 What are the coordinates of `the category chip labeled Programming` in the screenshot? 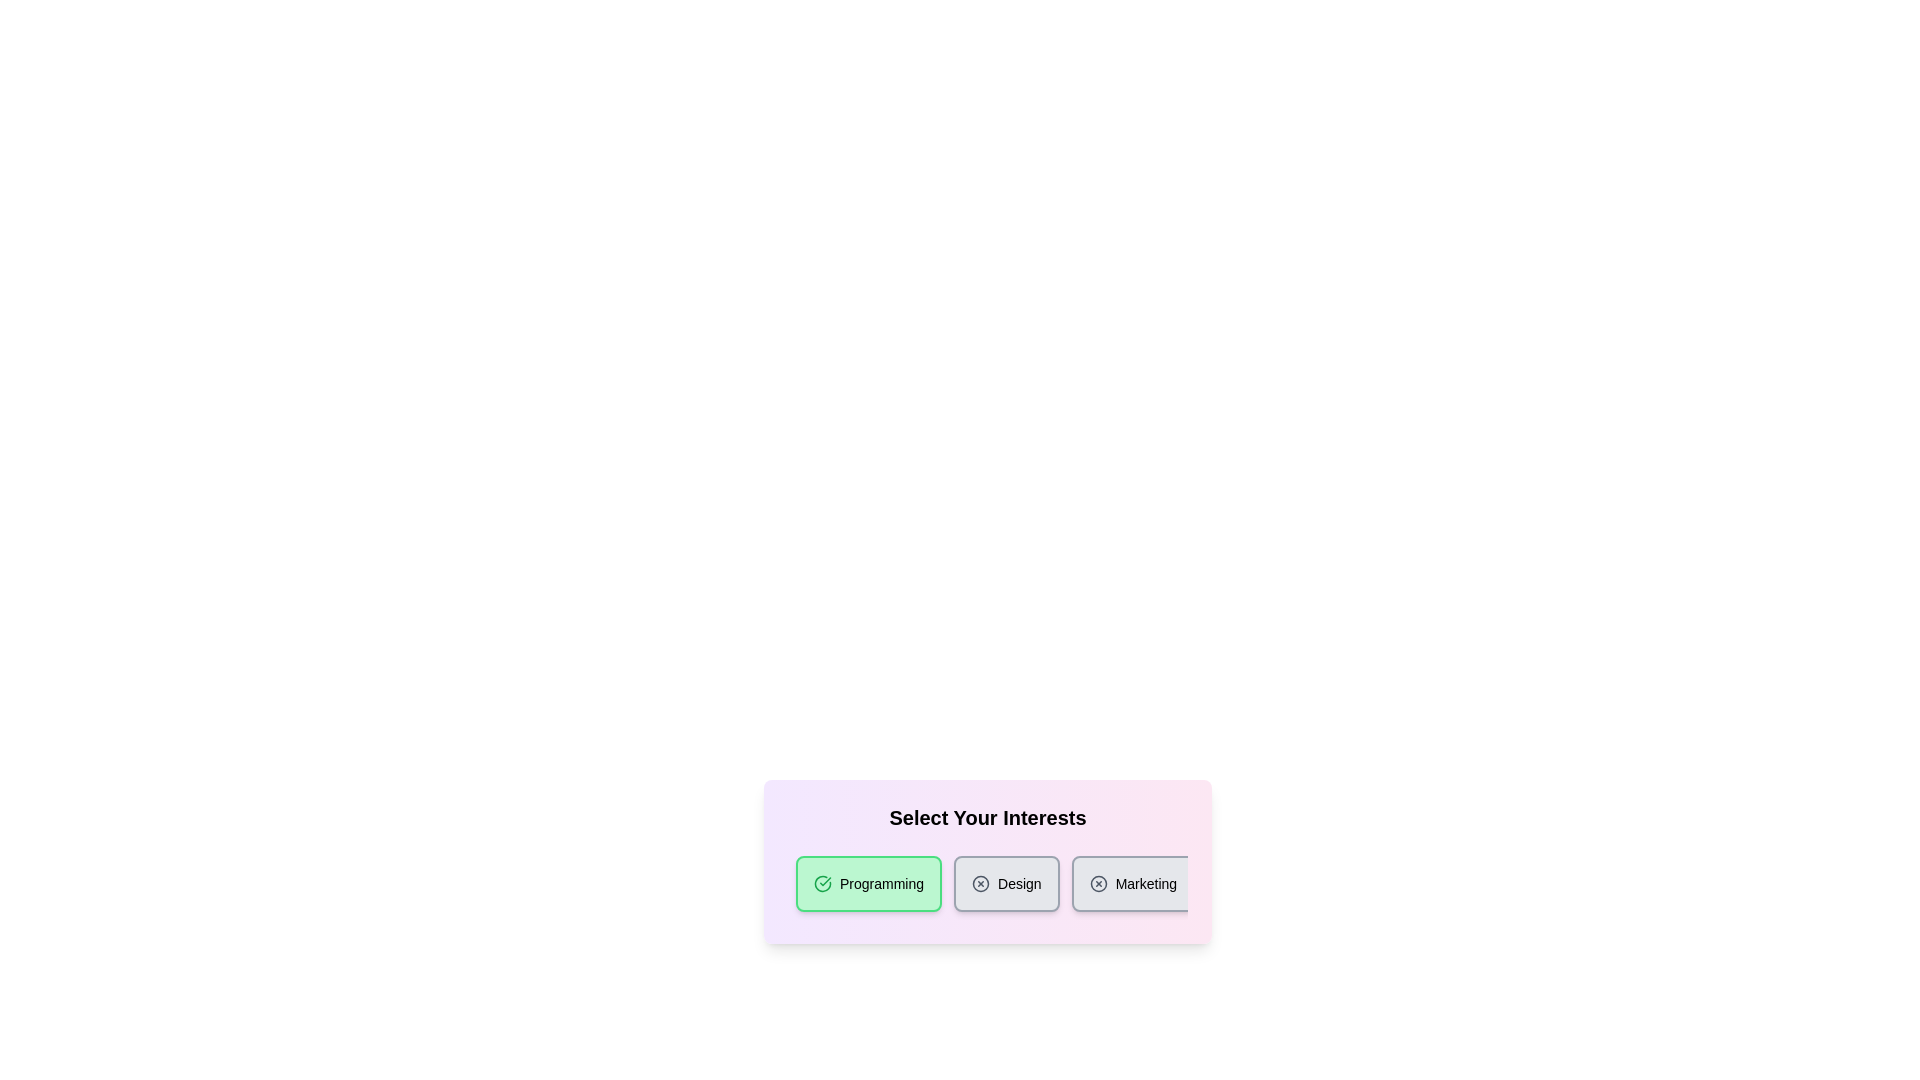 It's located at (868, 882).